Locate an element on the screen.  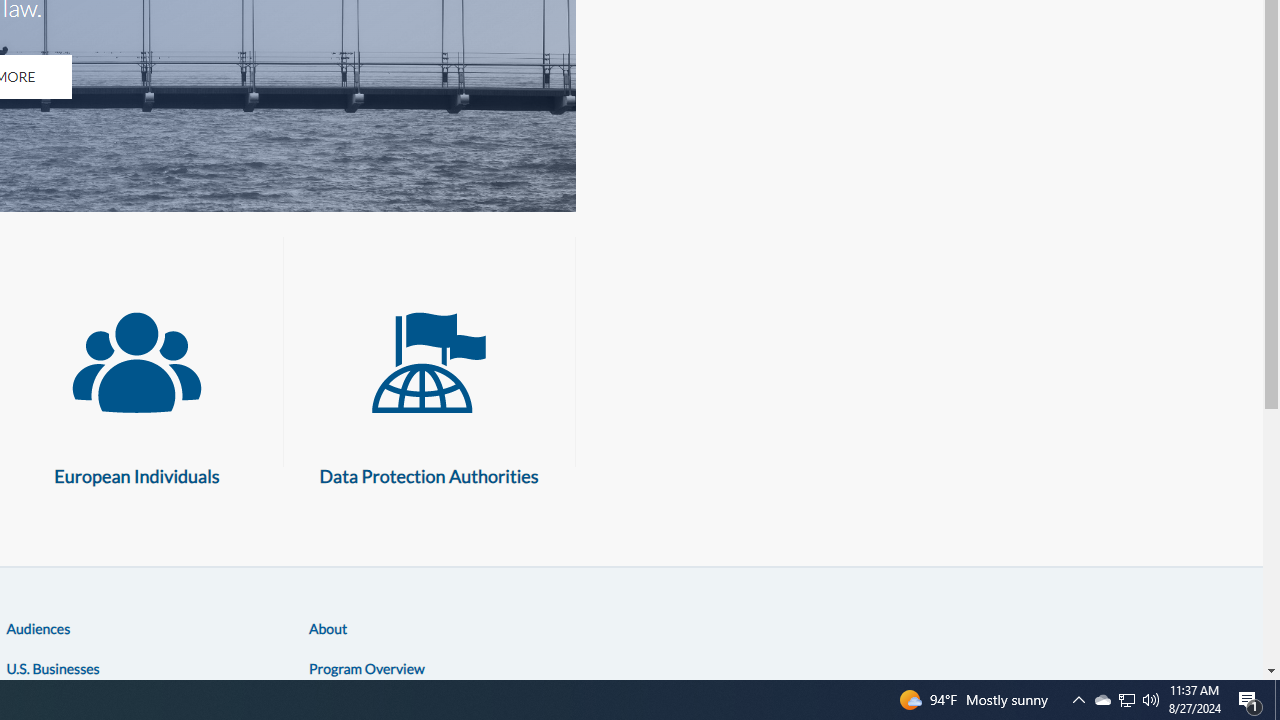
'Data Protection Authorities' is located at coordinates (428, 363).